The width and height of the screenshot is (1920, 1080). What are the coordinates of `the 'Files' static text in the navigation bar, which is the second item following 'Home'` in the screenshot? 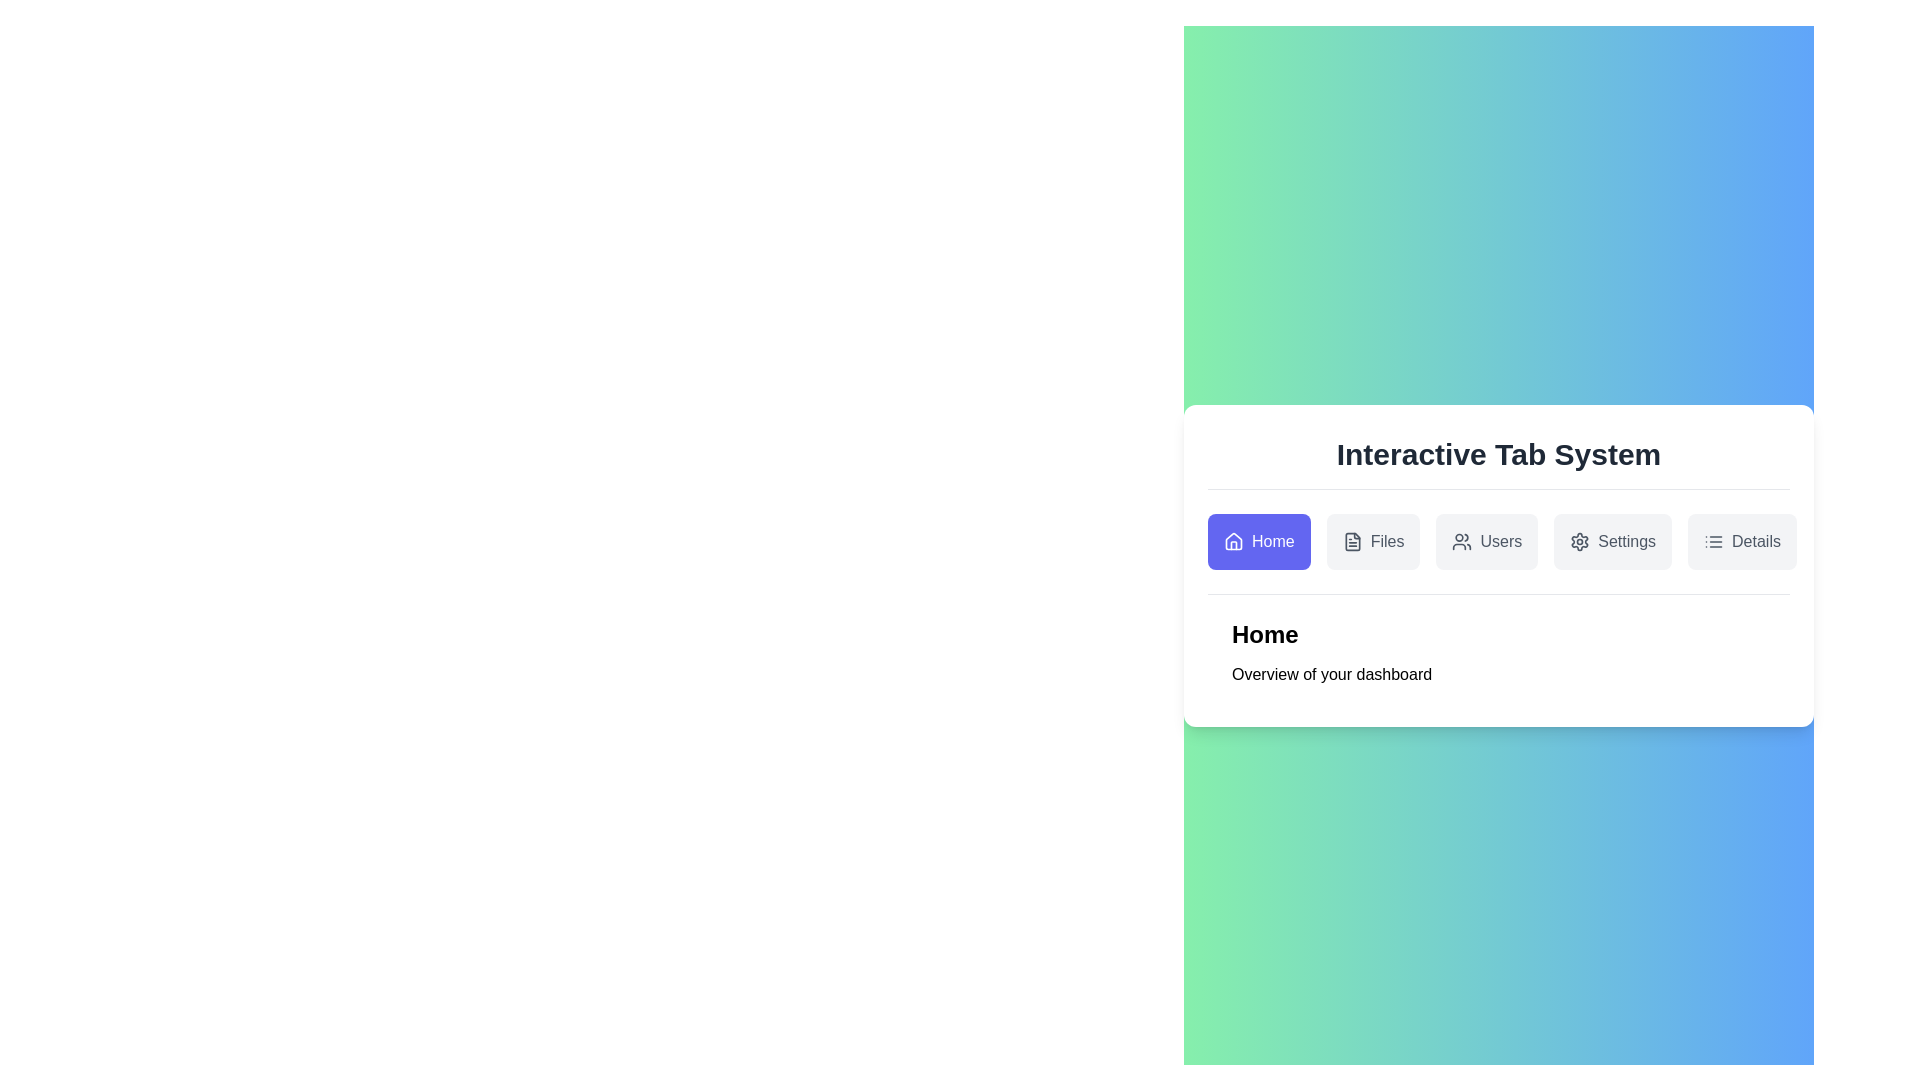 It's located at (1386, 542).